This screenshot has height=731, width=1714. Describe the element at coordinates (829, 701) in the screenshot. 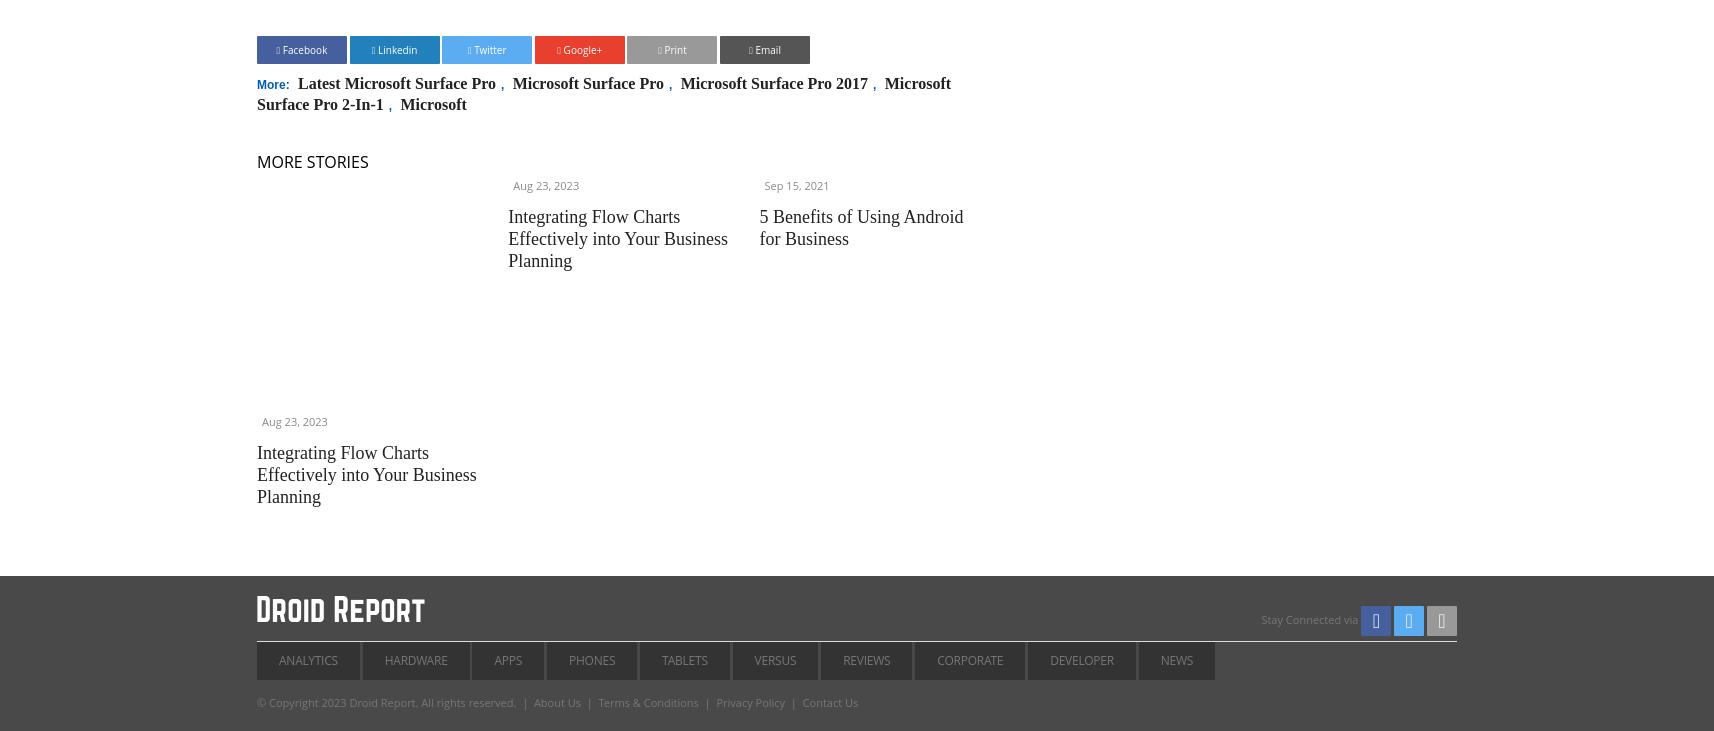

I see `'Contact Us'` at that location.